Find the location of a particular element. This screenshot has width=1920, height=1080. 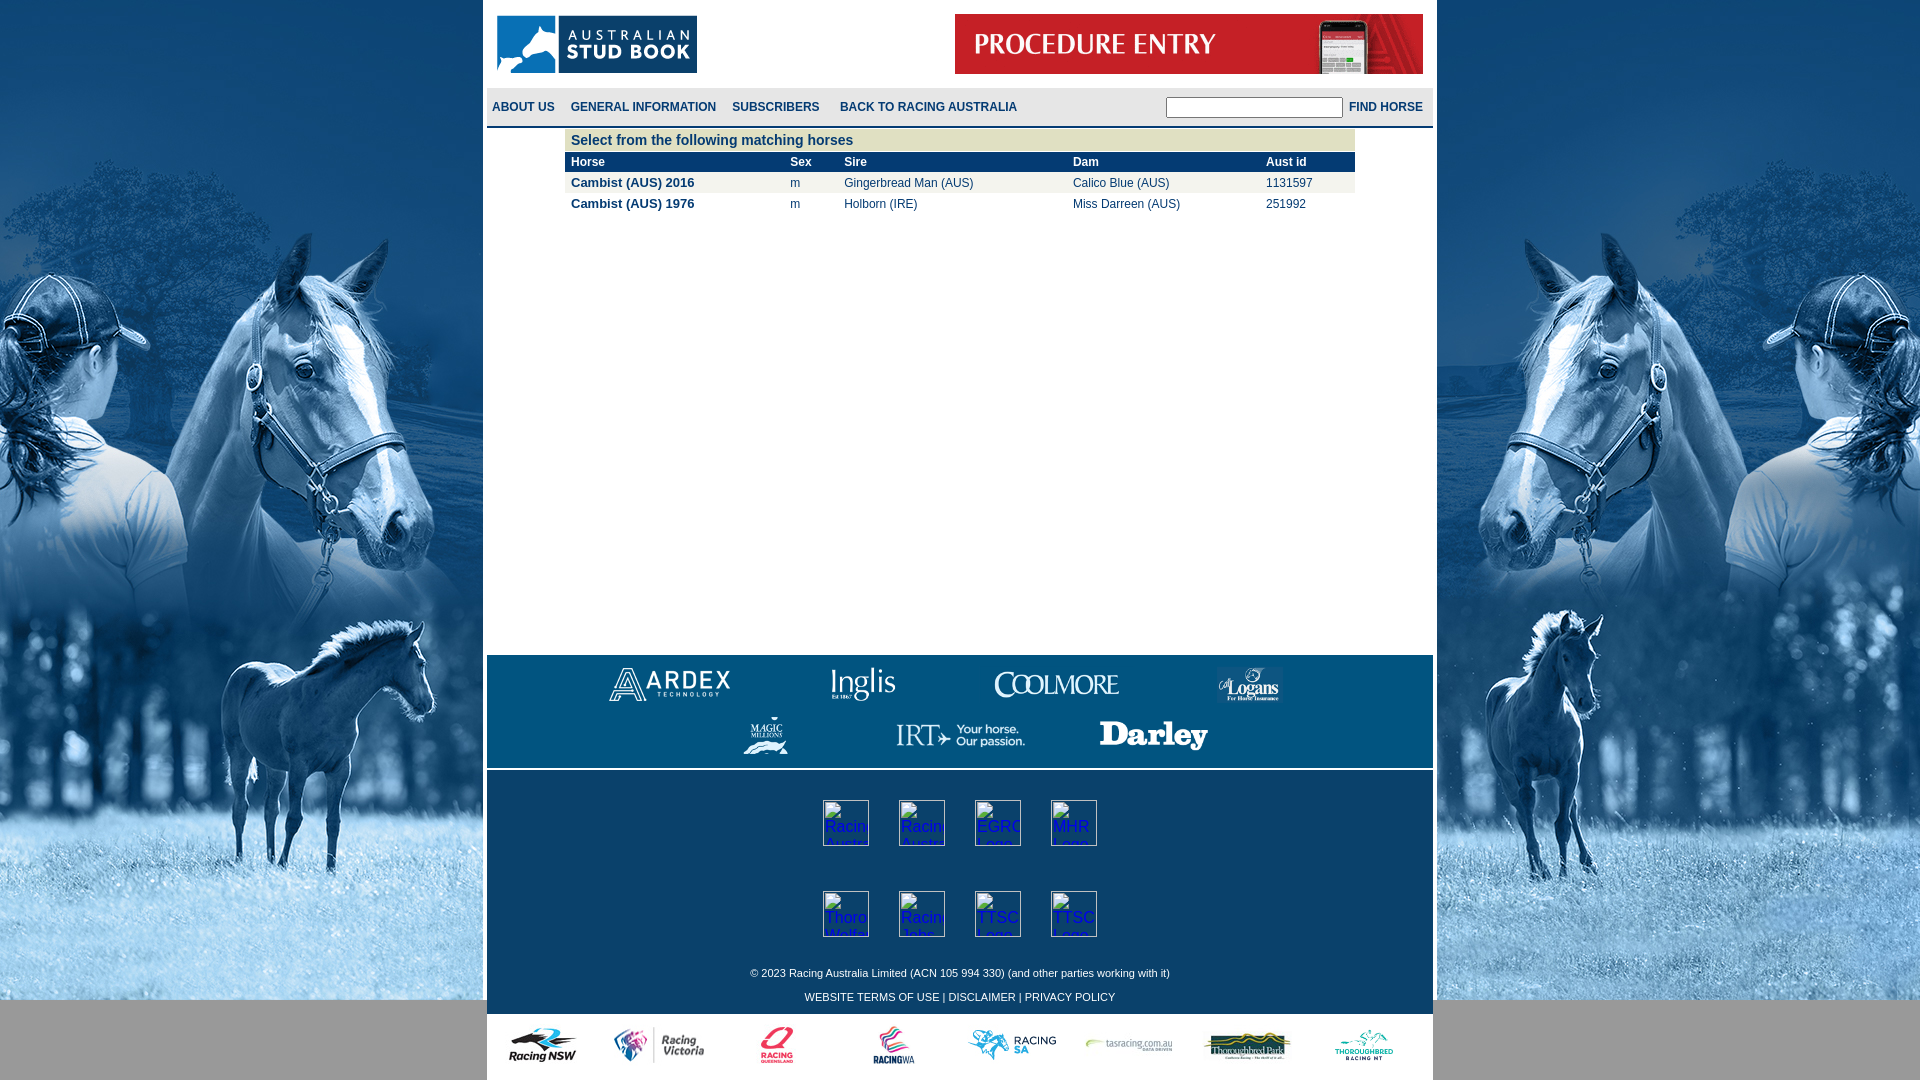

'GENERAL INFORMATION' is located at coordinates (646, 107).